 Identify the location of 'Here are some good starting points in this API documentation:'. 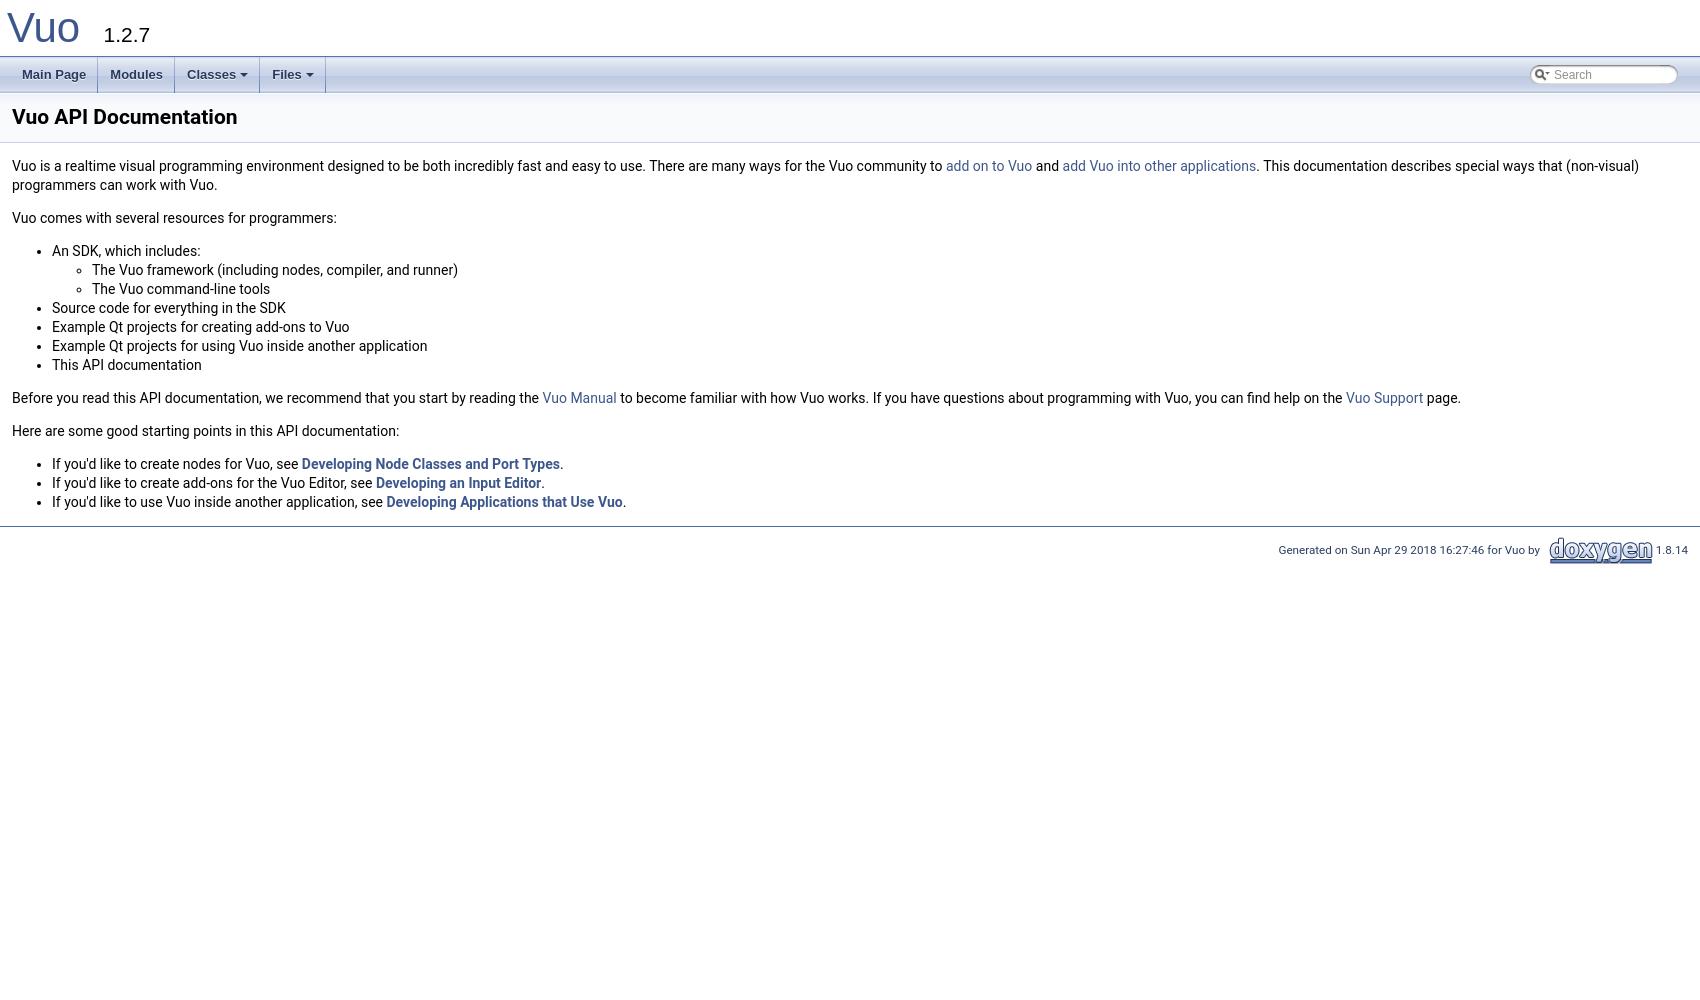
(204, 431).